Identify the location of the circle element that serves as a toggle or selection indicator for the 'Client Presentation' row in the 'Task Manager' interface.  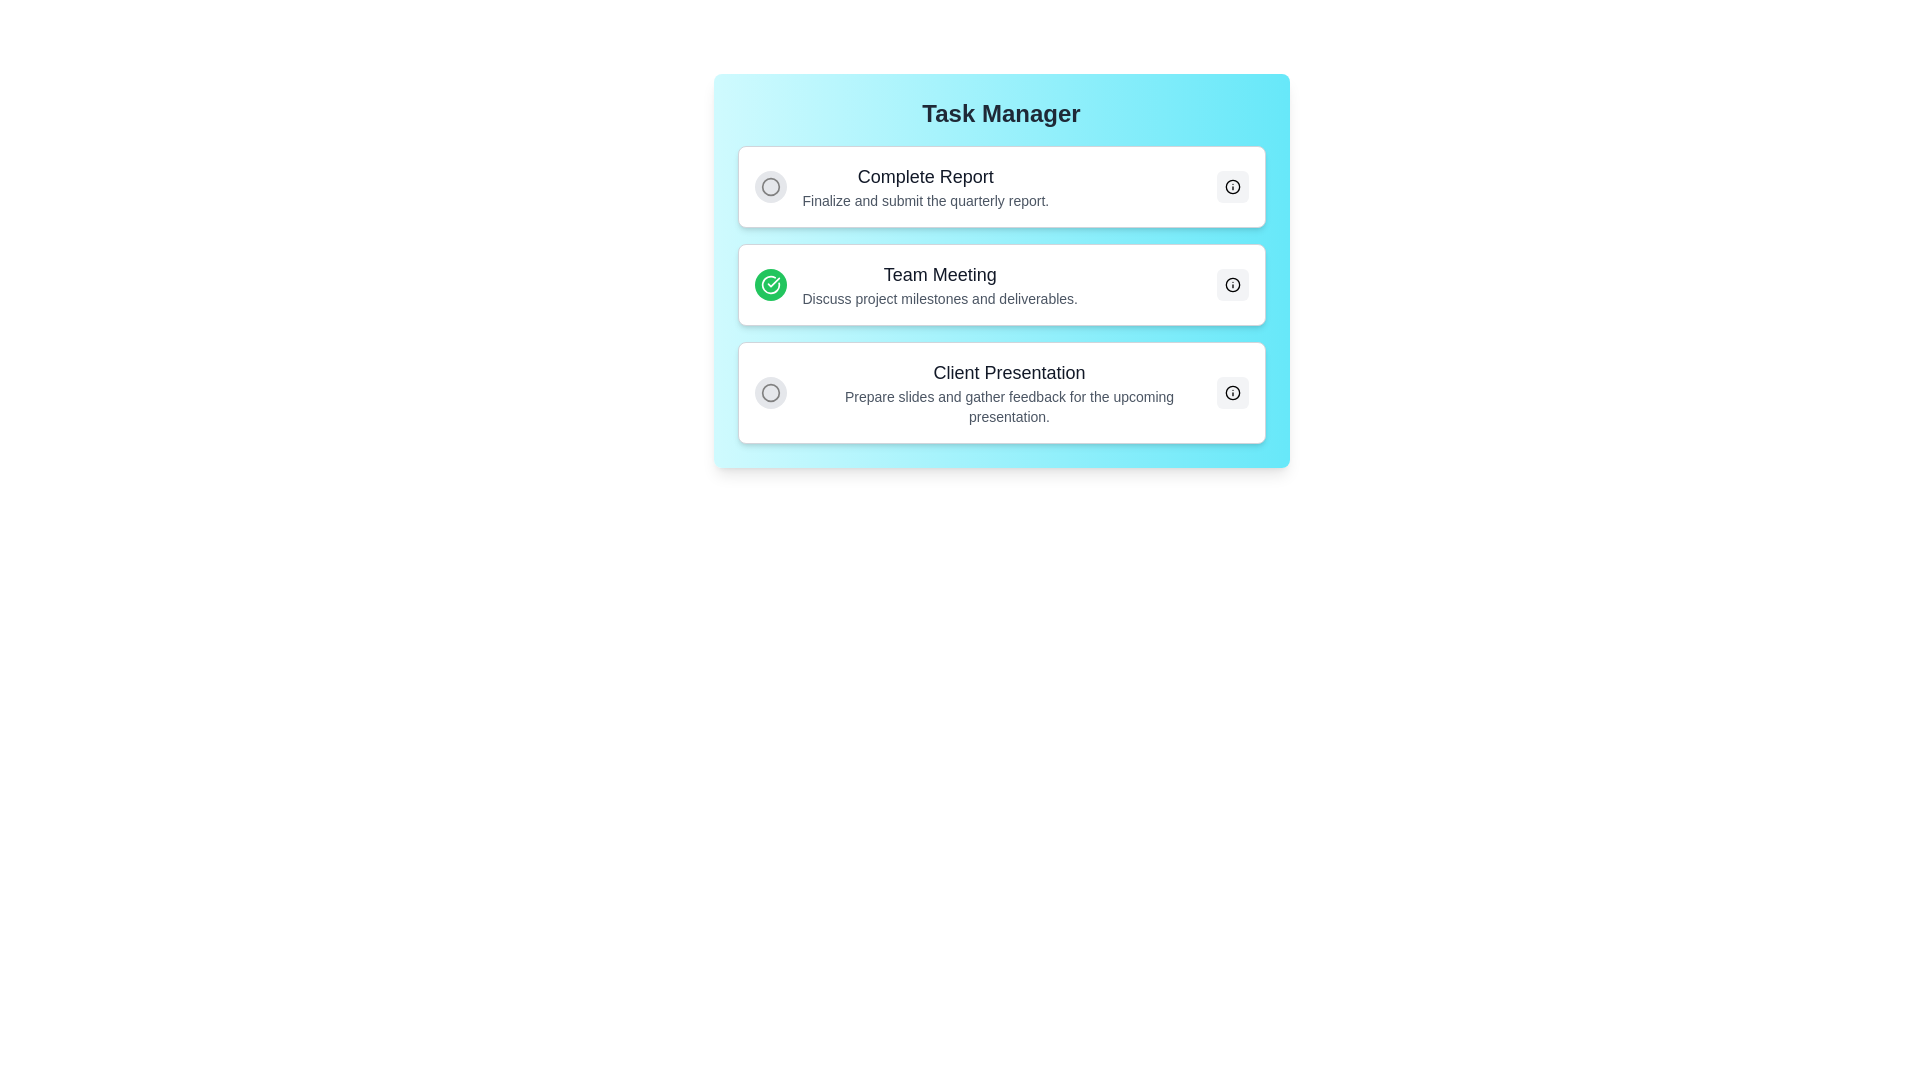
(769, 186).